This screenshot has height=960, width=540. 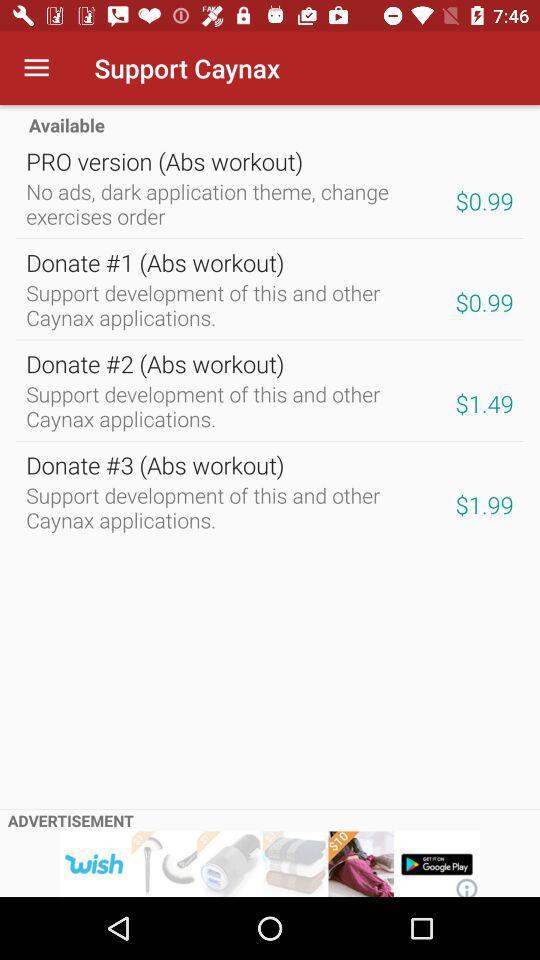 What do you see at coordinates (270, 863) in the screenshot?
I see `opens an advertisement` at bounding box center [270, 863].